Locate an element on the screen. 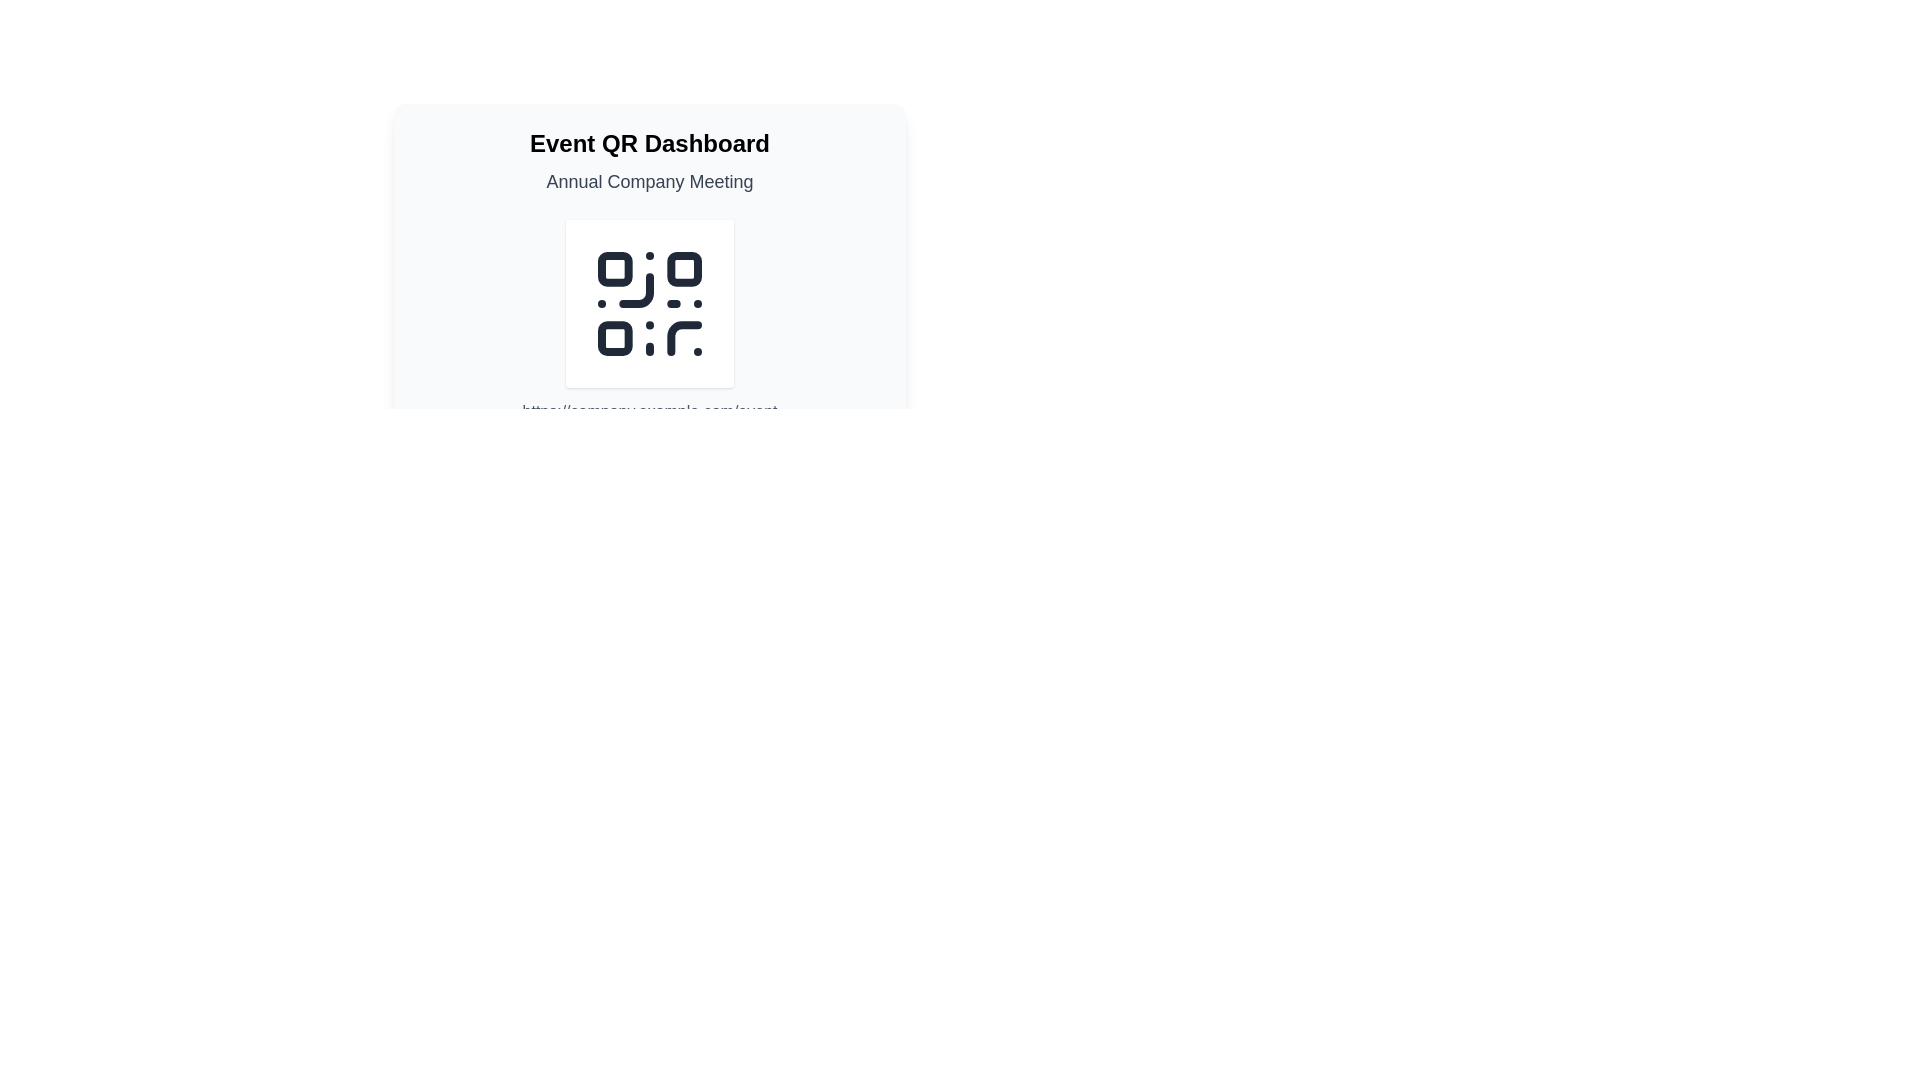 This screenshot has width=1920, height=1080. the Text display (Header) element that serves as the primary header above the subtitle 'Annual Company Meeting' is located at coordinates (649, 142).